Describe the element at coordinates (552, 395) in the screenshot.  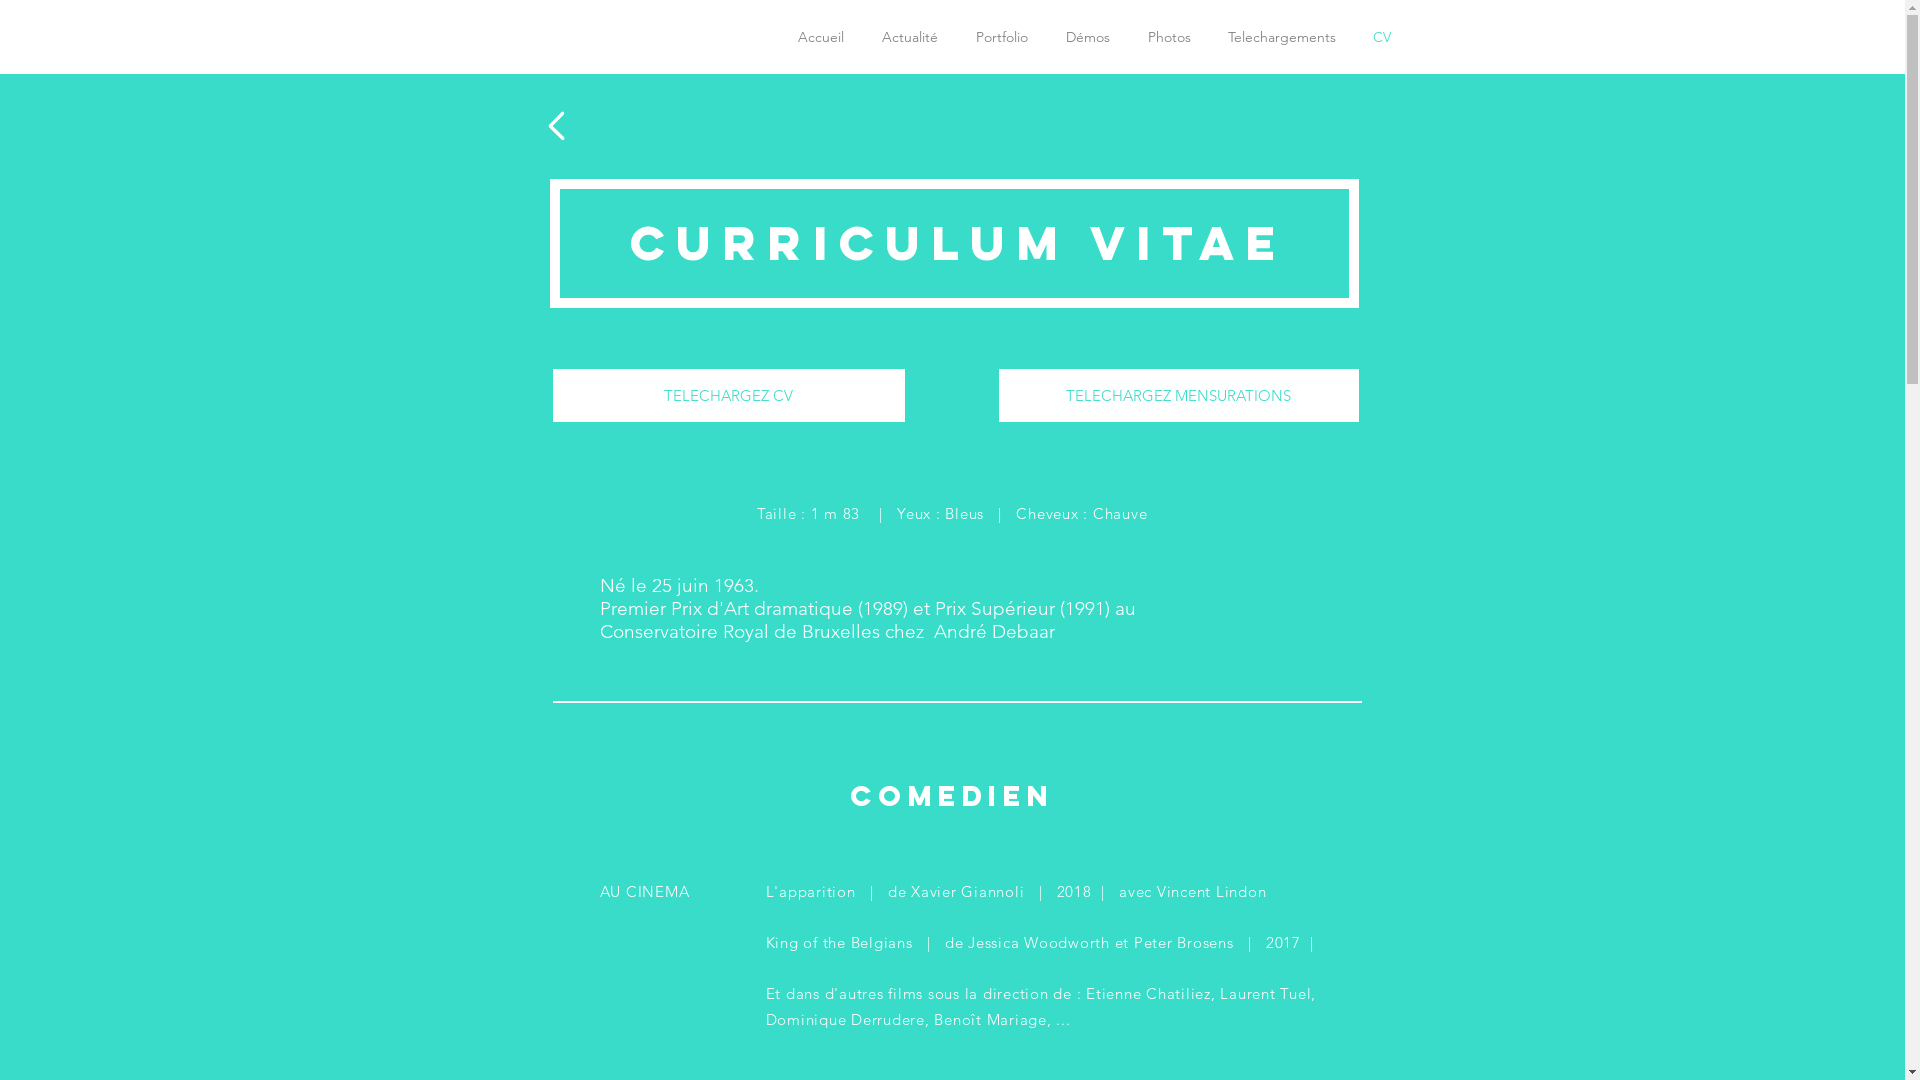
I see `'TELECHARGEZ CV'` at that location.